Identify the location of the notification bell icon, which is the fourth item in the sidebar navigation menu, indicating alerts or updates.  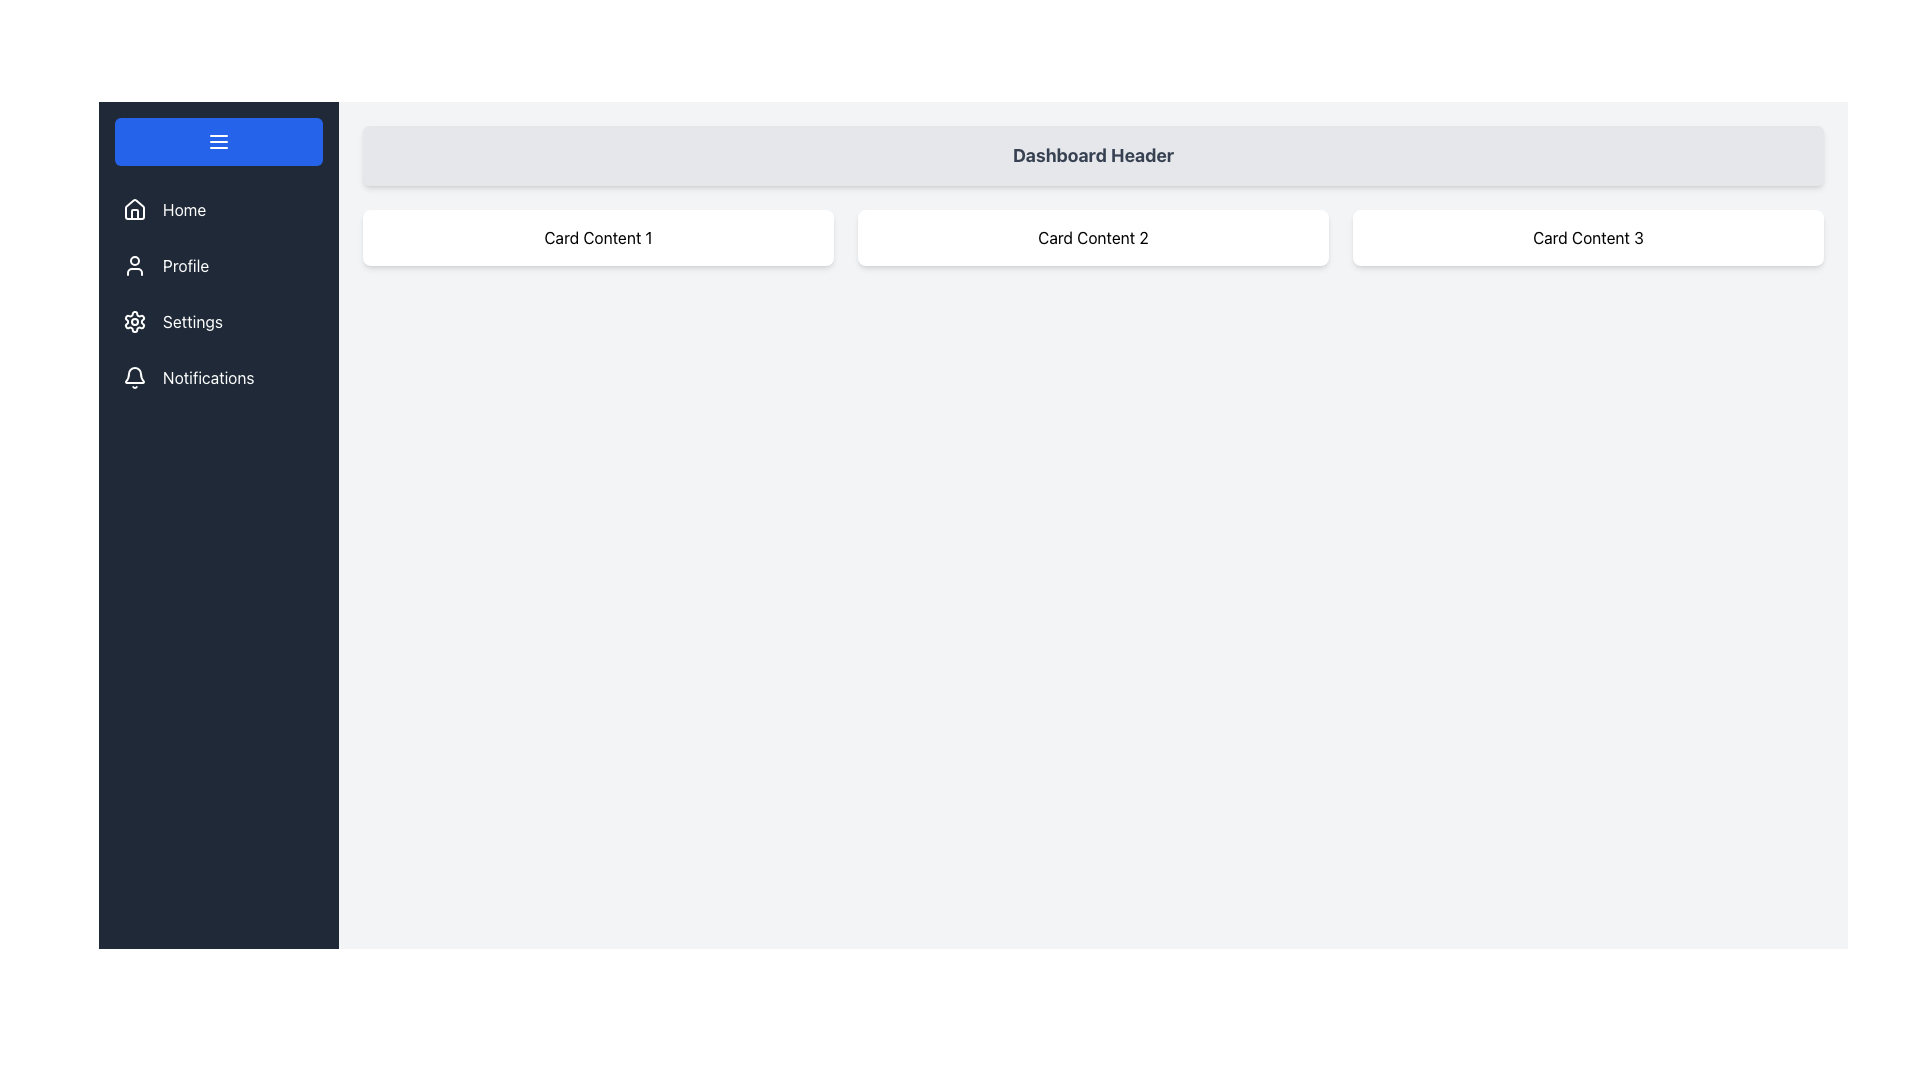
(133, 375).